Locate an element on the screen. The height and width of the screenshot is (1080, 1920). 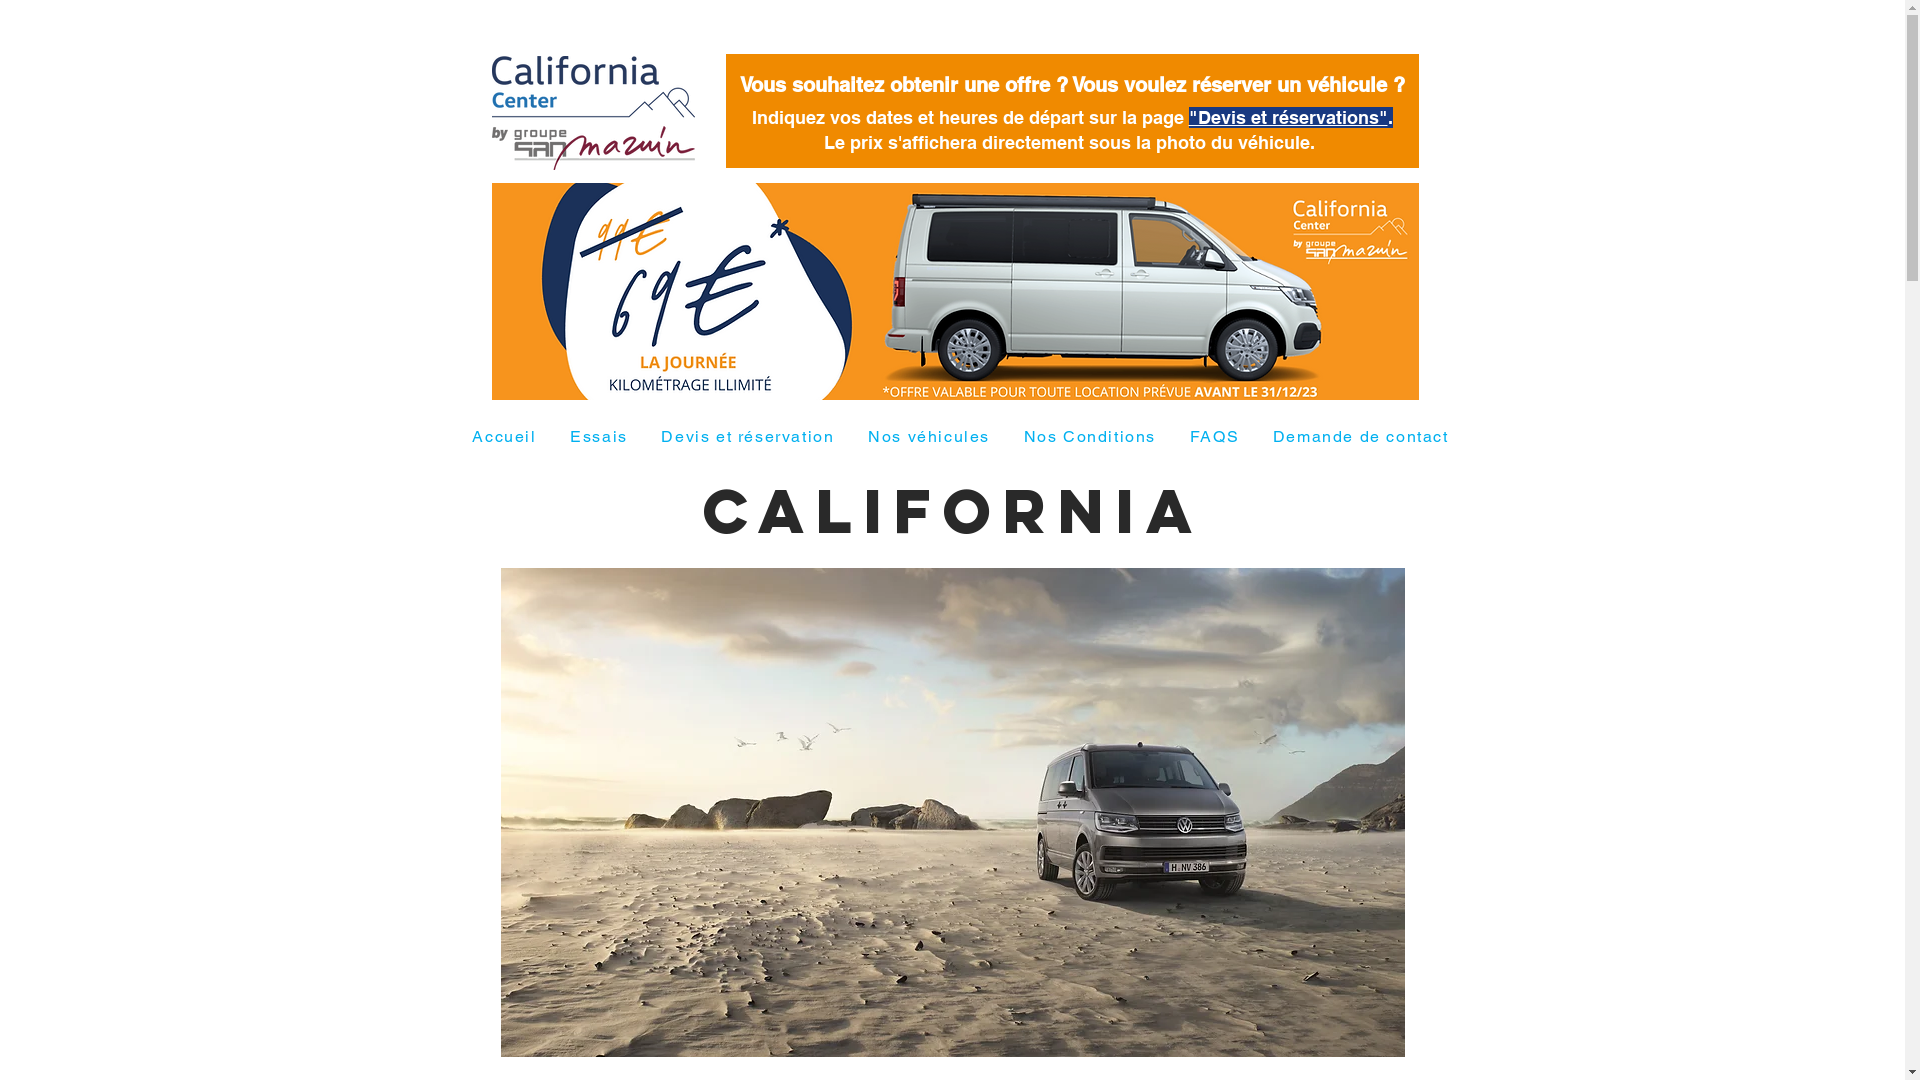
'Nos Conditions' is located at coordinates (1088, 436).